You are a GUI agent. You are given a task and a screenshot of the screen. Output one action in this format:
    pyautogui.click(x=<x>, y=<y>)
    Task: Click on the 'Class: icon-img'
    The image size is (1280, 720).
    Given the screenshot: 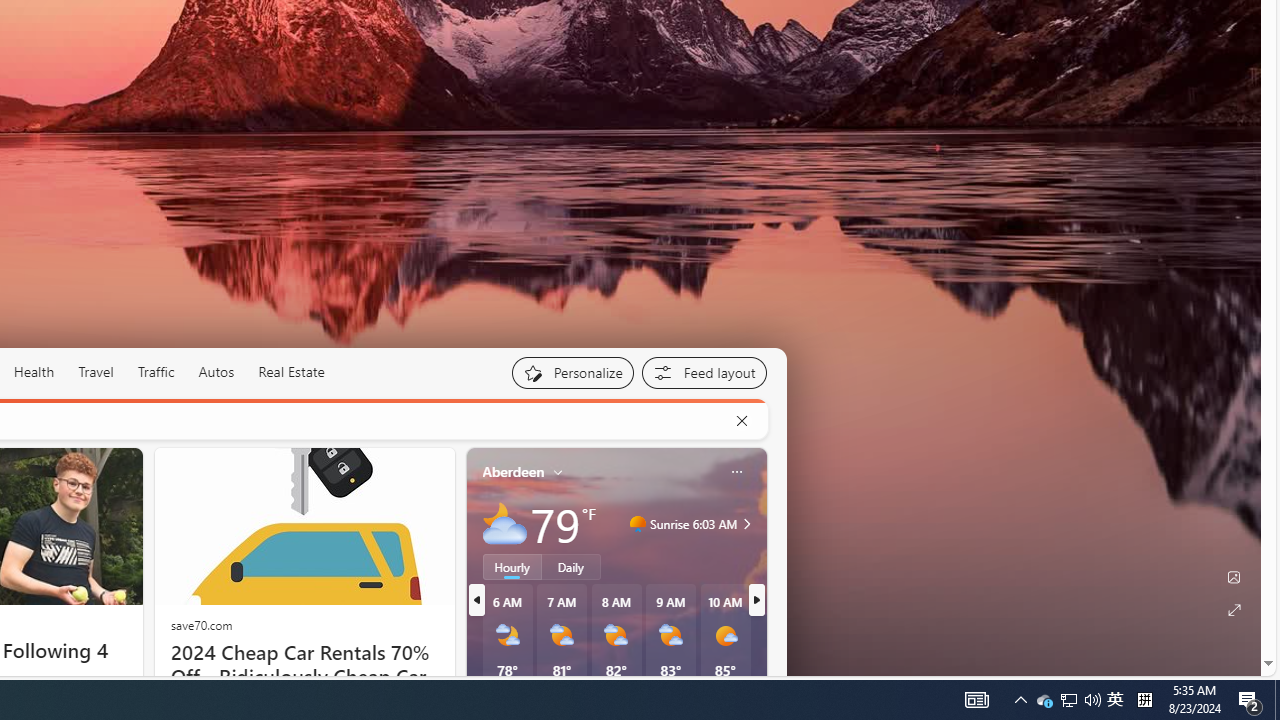 What is the action you would take?
    pyautogui.click(x=735, y=471)
    